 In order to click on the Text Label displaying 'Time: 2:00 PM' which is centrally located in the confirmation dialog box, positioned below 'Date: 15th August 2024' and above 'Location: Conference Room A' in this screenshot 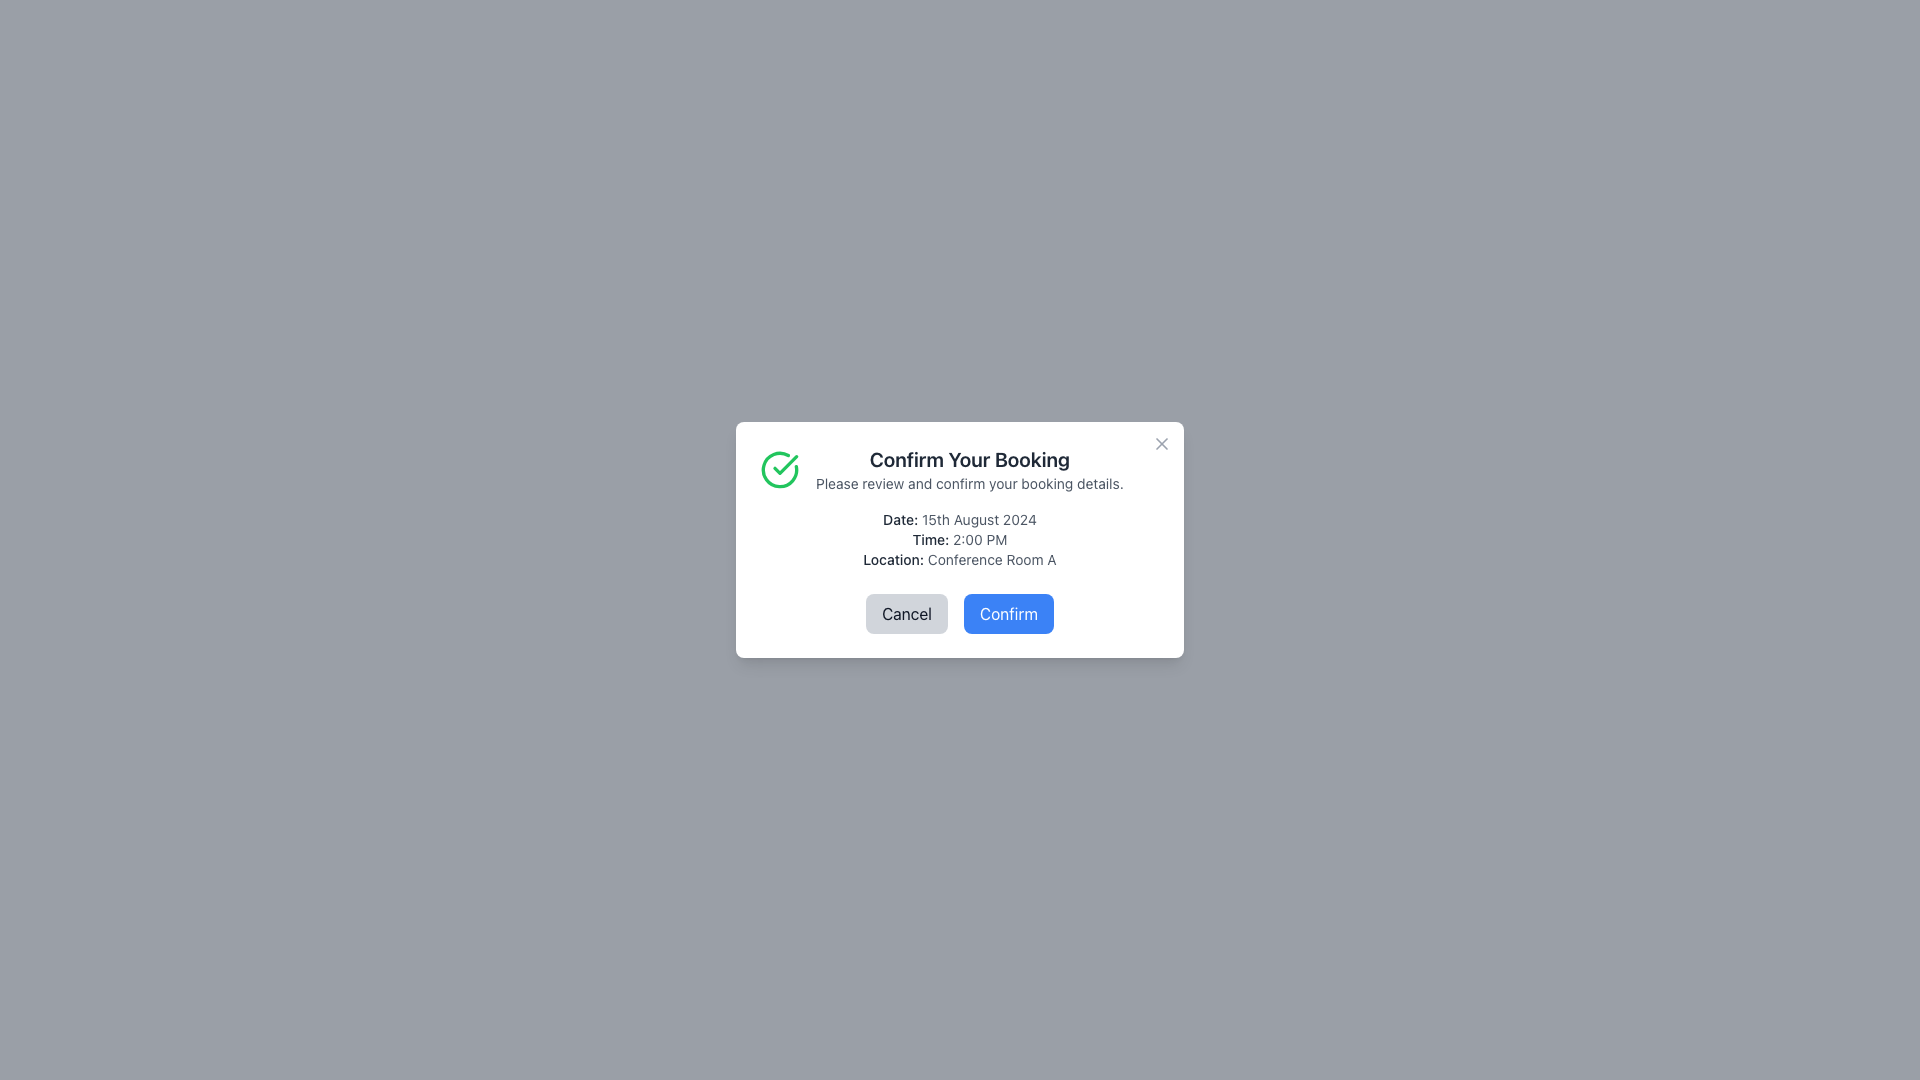, I will do `click(960, 540)`.